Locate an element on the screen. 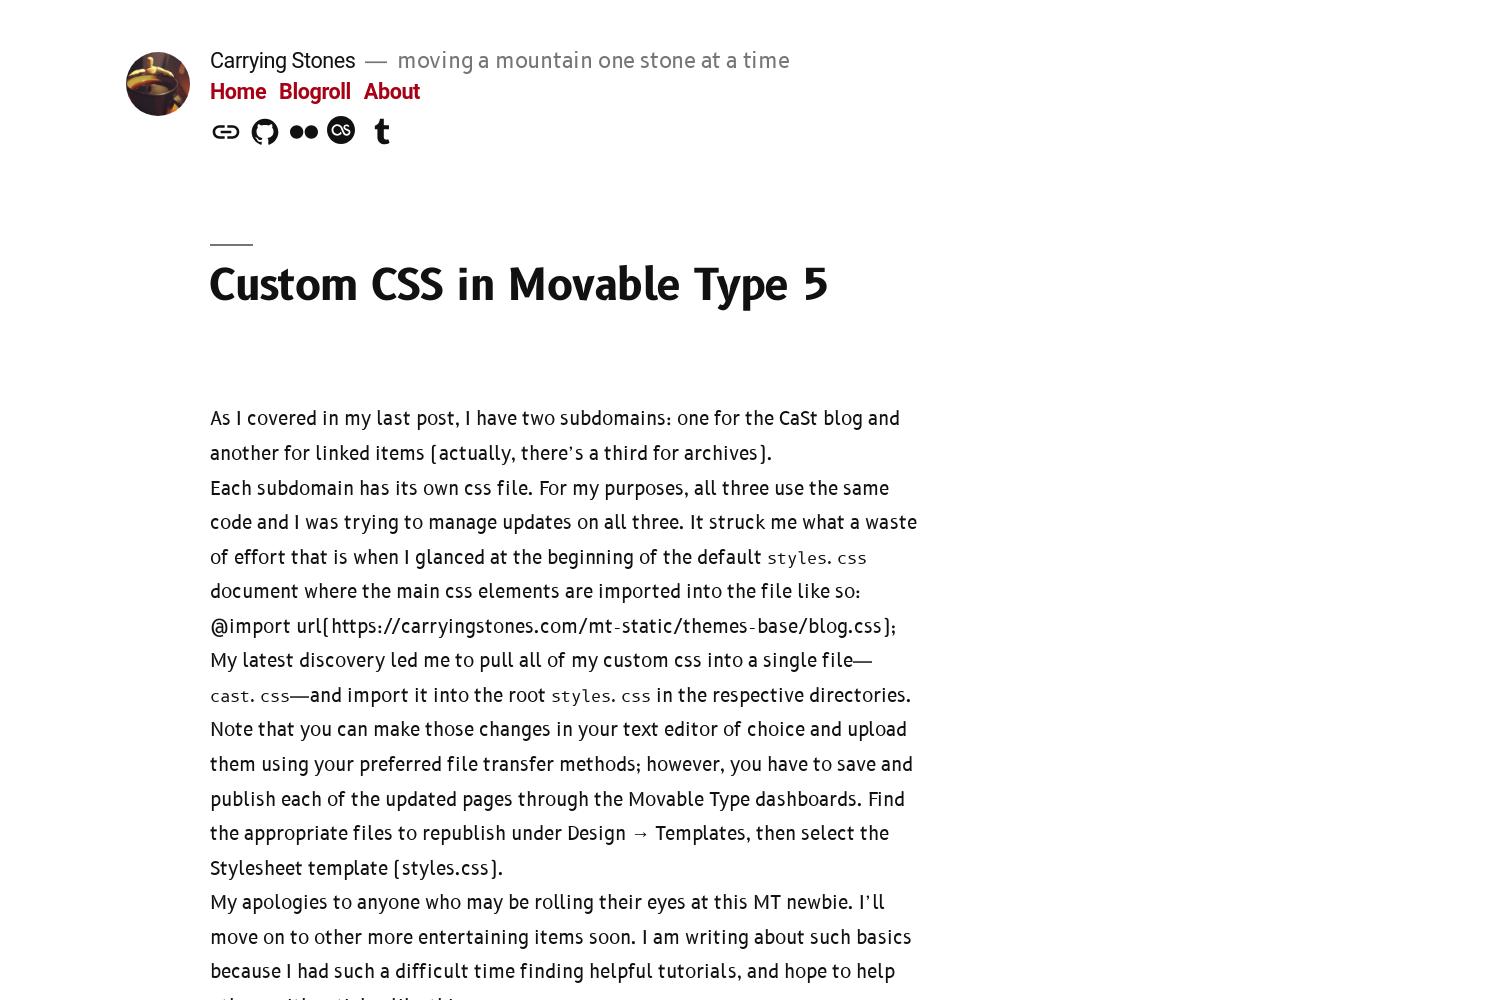  'cast.css' is located at coordinates (250, 695).